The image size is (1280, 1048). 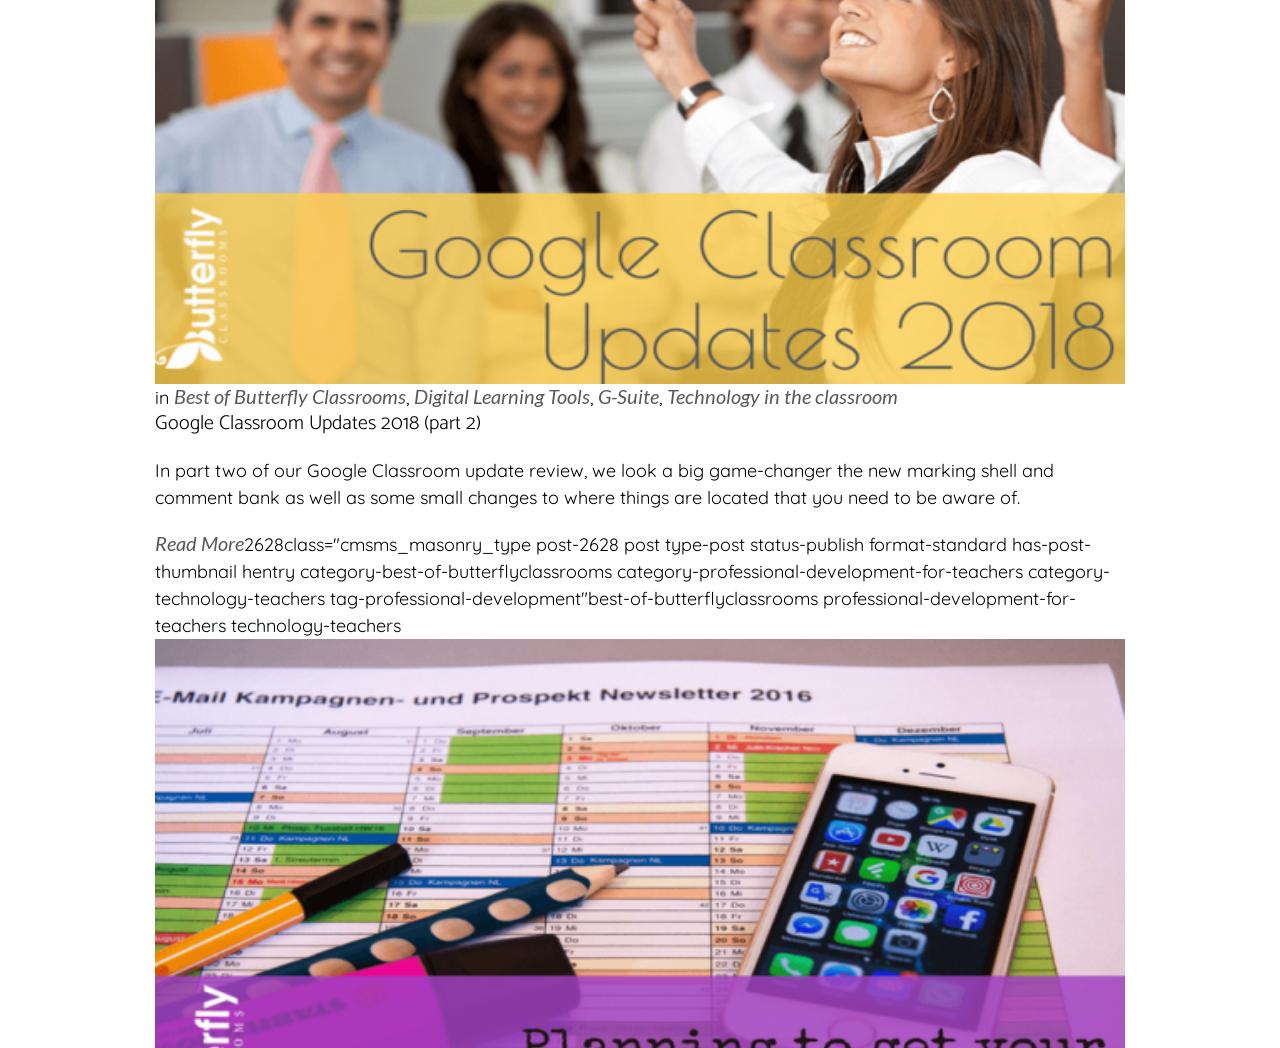 I want to click on 'Technology in the classroom', so click(x=781, y=394).